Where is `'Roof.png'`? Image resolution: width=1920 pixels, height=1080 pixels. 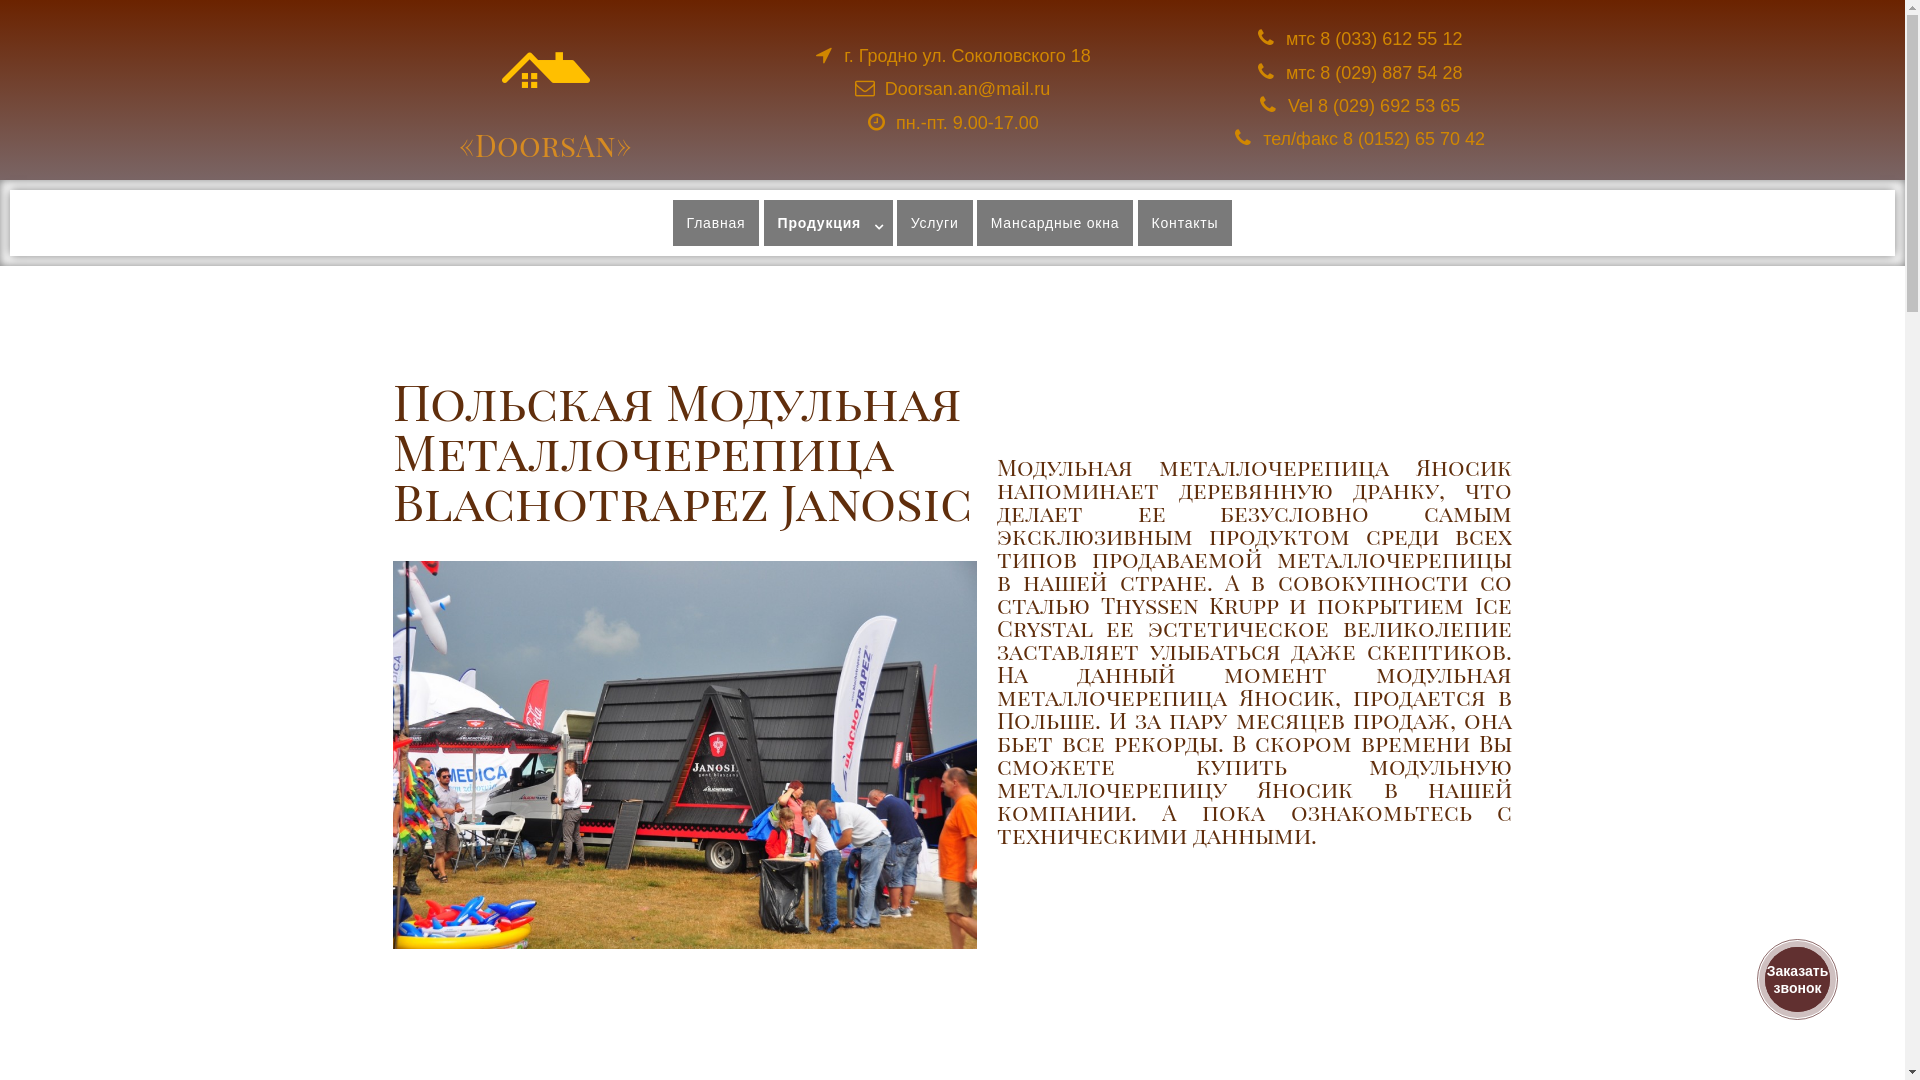
'Roof.png' is located at coordinates (546, 68).